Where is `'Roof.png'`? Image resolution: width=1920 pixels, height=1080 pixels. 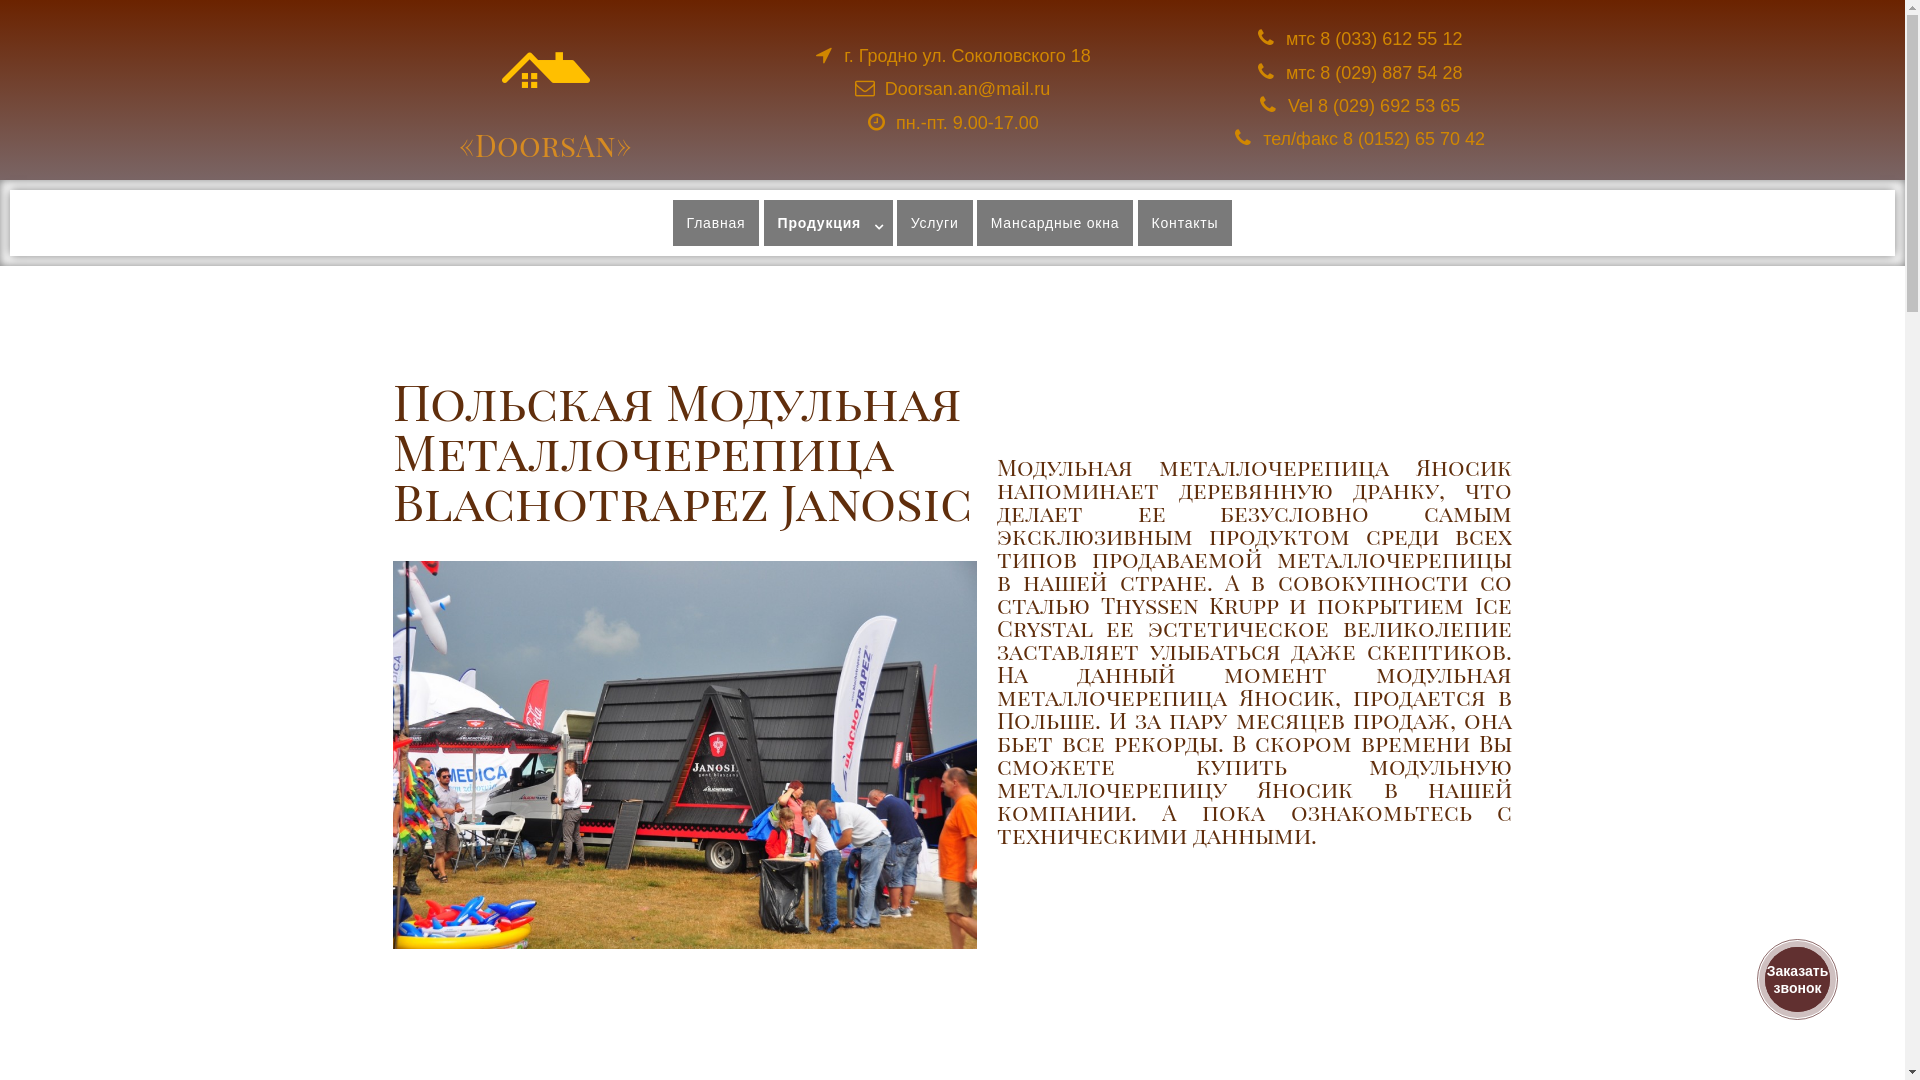
'Roof.png' is located at coordinates (546, 68).